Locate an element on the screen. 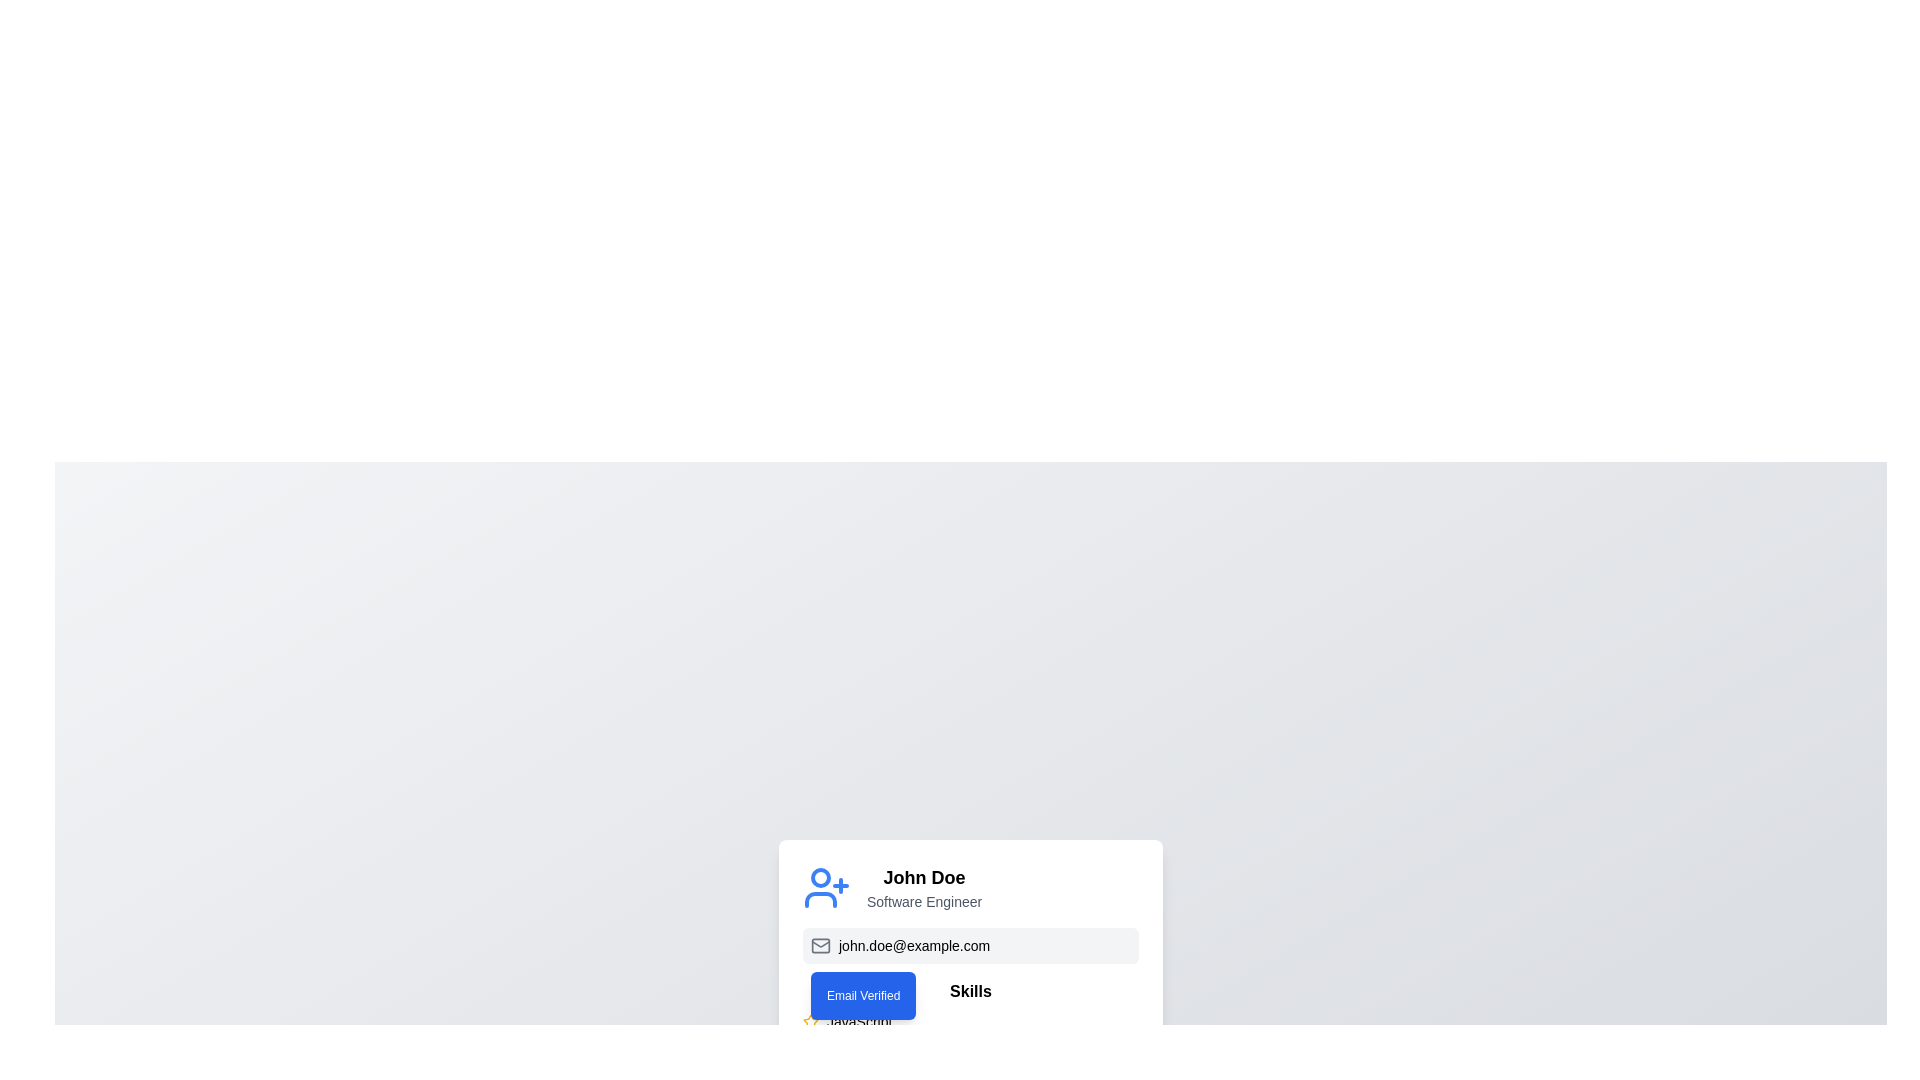 The width and height of the screenshot is (1920, 1080). the occupation text element that provides context about the user, which is positioned below the 'John Doe' title and above the email information is located at coordinates (923, 902).